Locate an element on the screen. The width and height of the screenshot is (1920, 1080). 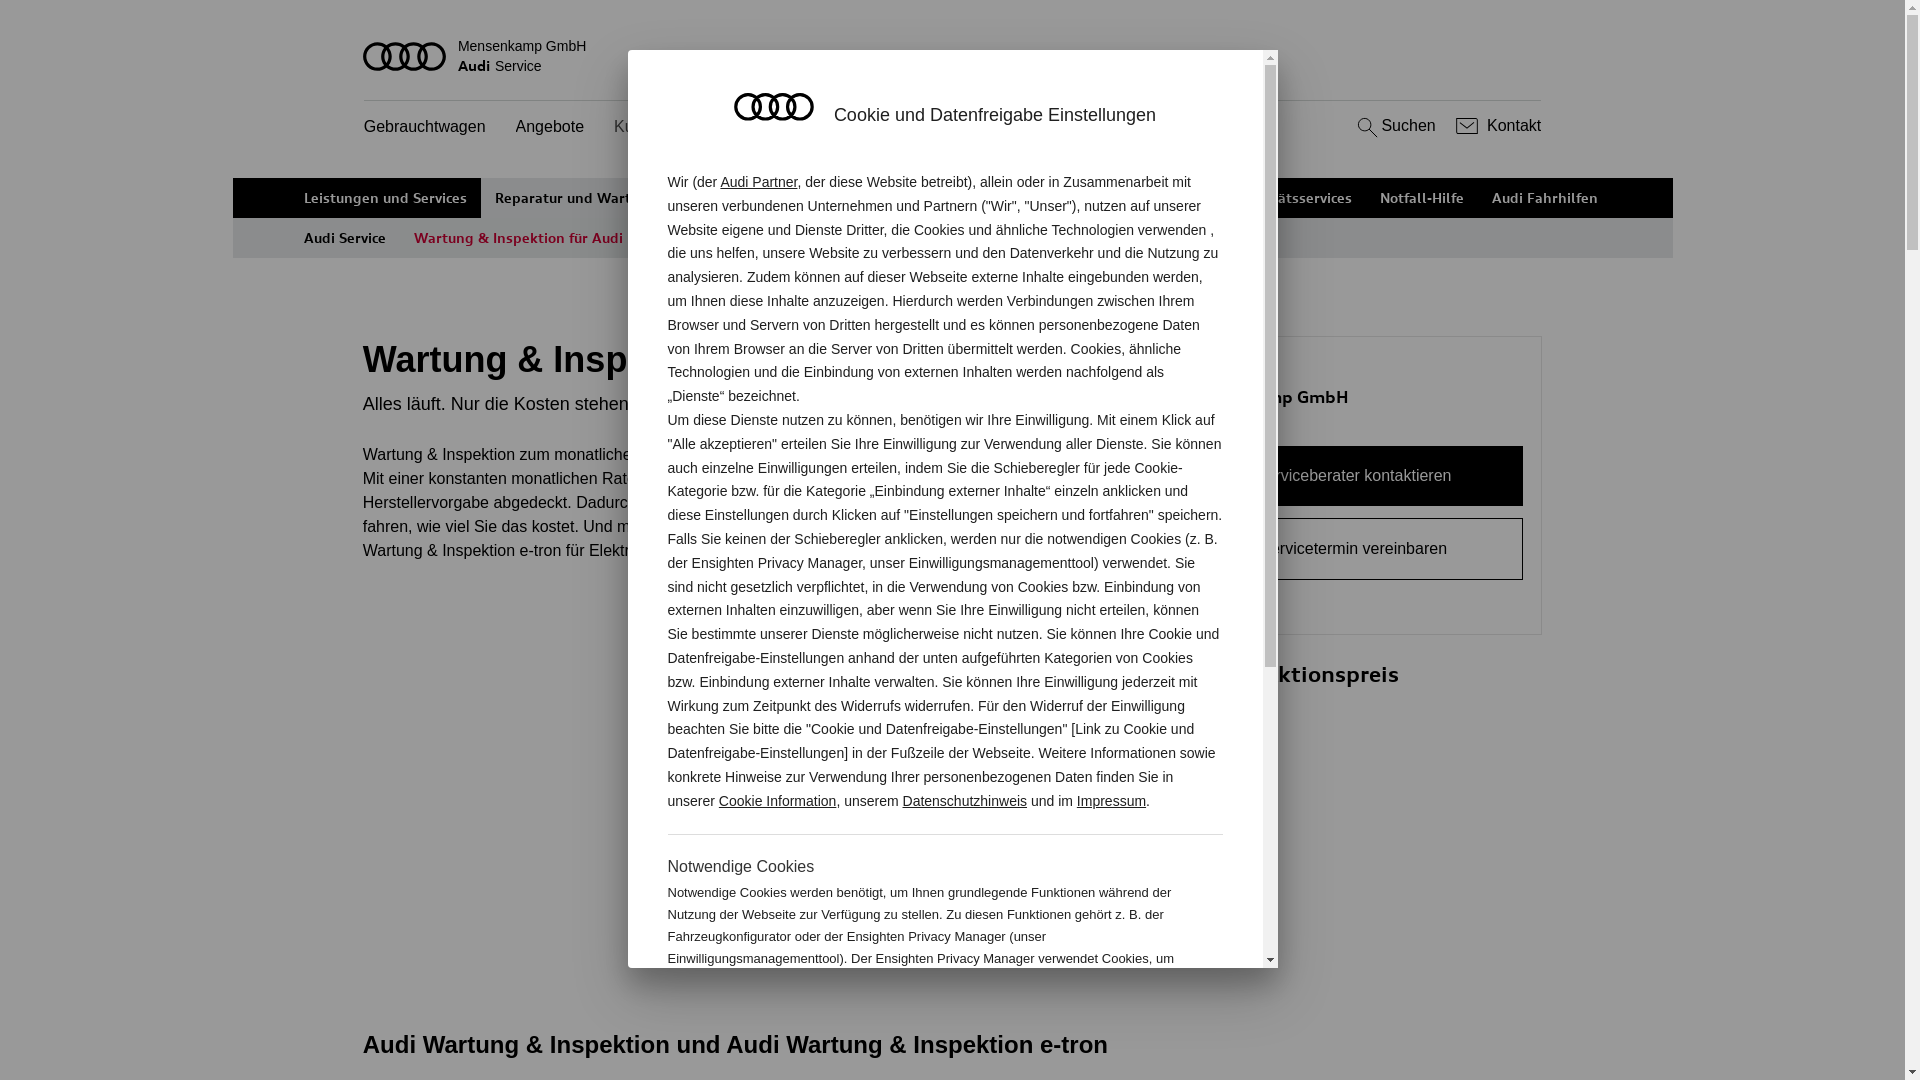
'Kundenservice' is located at coordinates (667, 127).